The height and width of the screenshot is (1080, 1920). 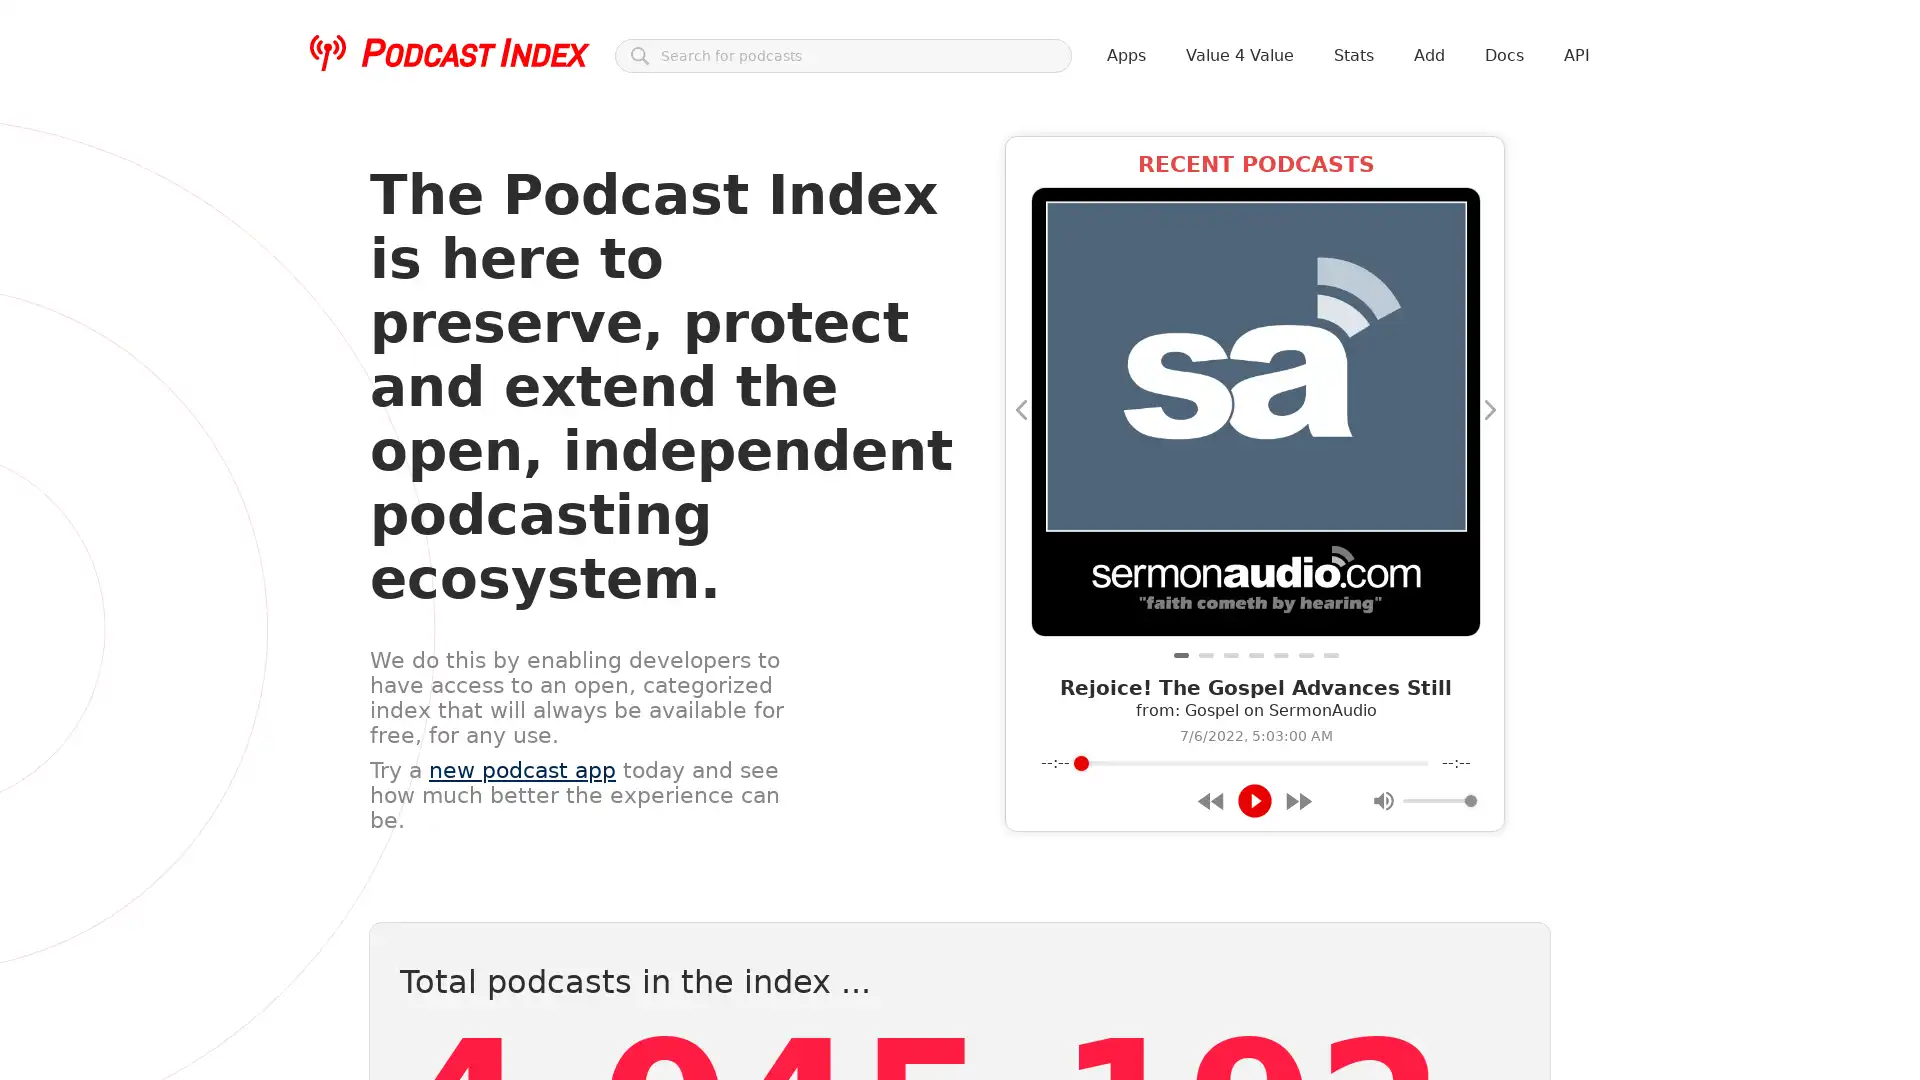 What do you see at coordinates (1210, 799) in the screenshot?
I see `Rewind` at bounding box center [1210, 799].